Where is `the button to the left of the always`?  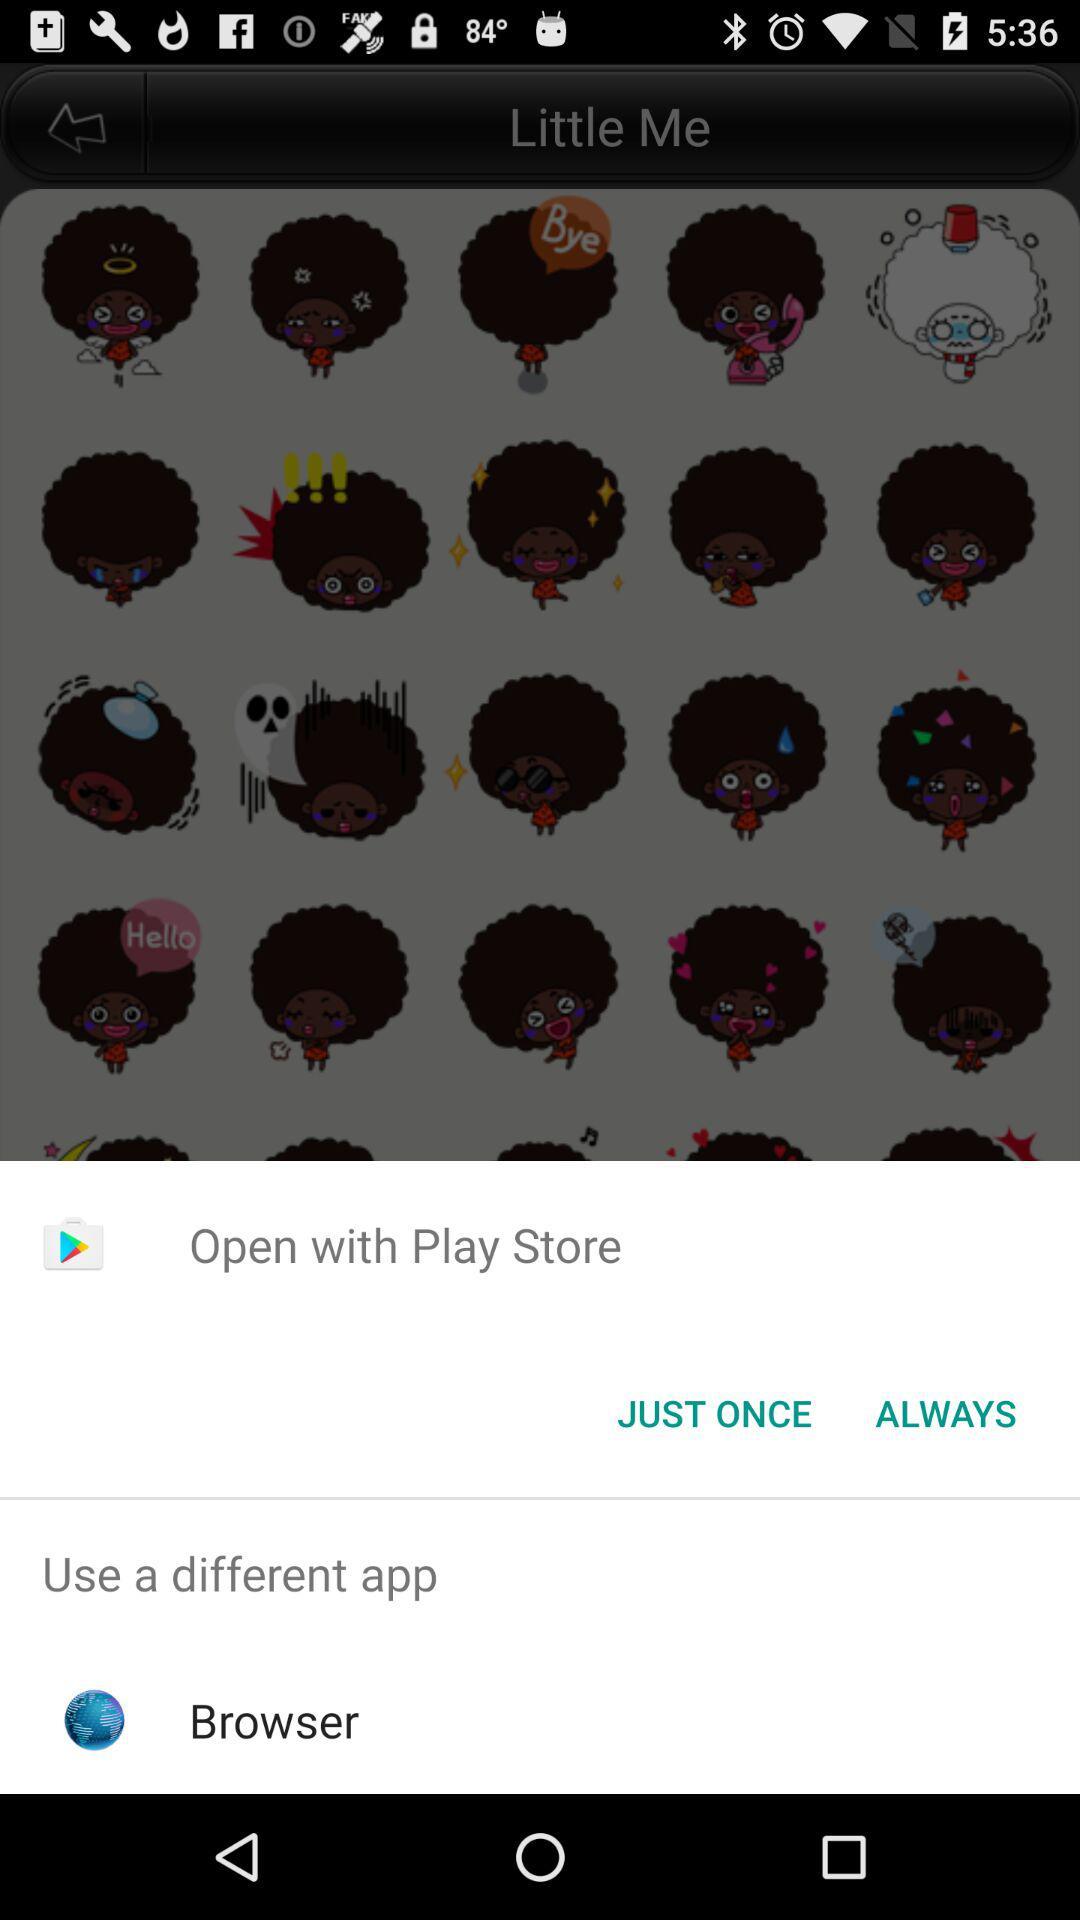 the button to the left of the always is located at coordinates (713, 1411).